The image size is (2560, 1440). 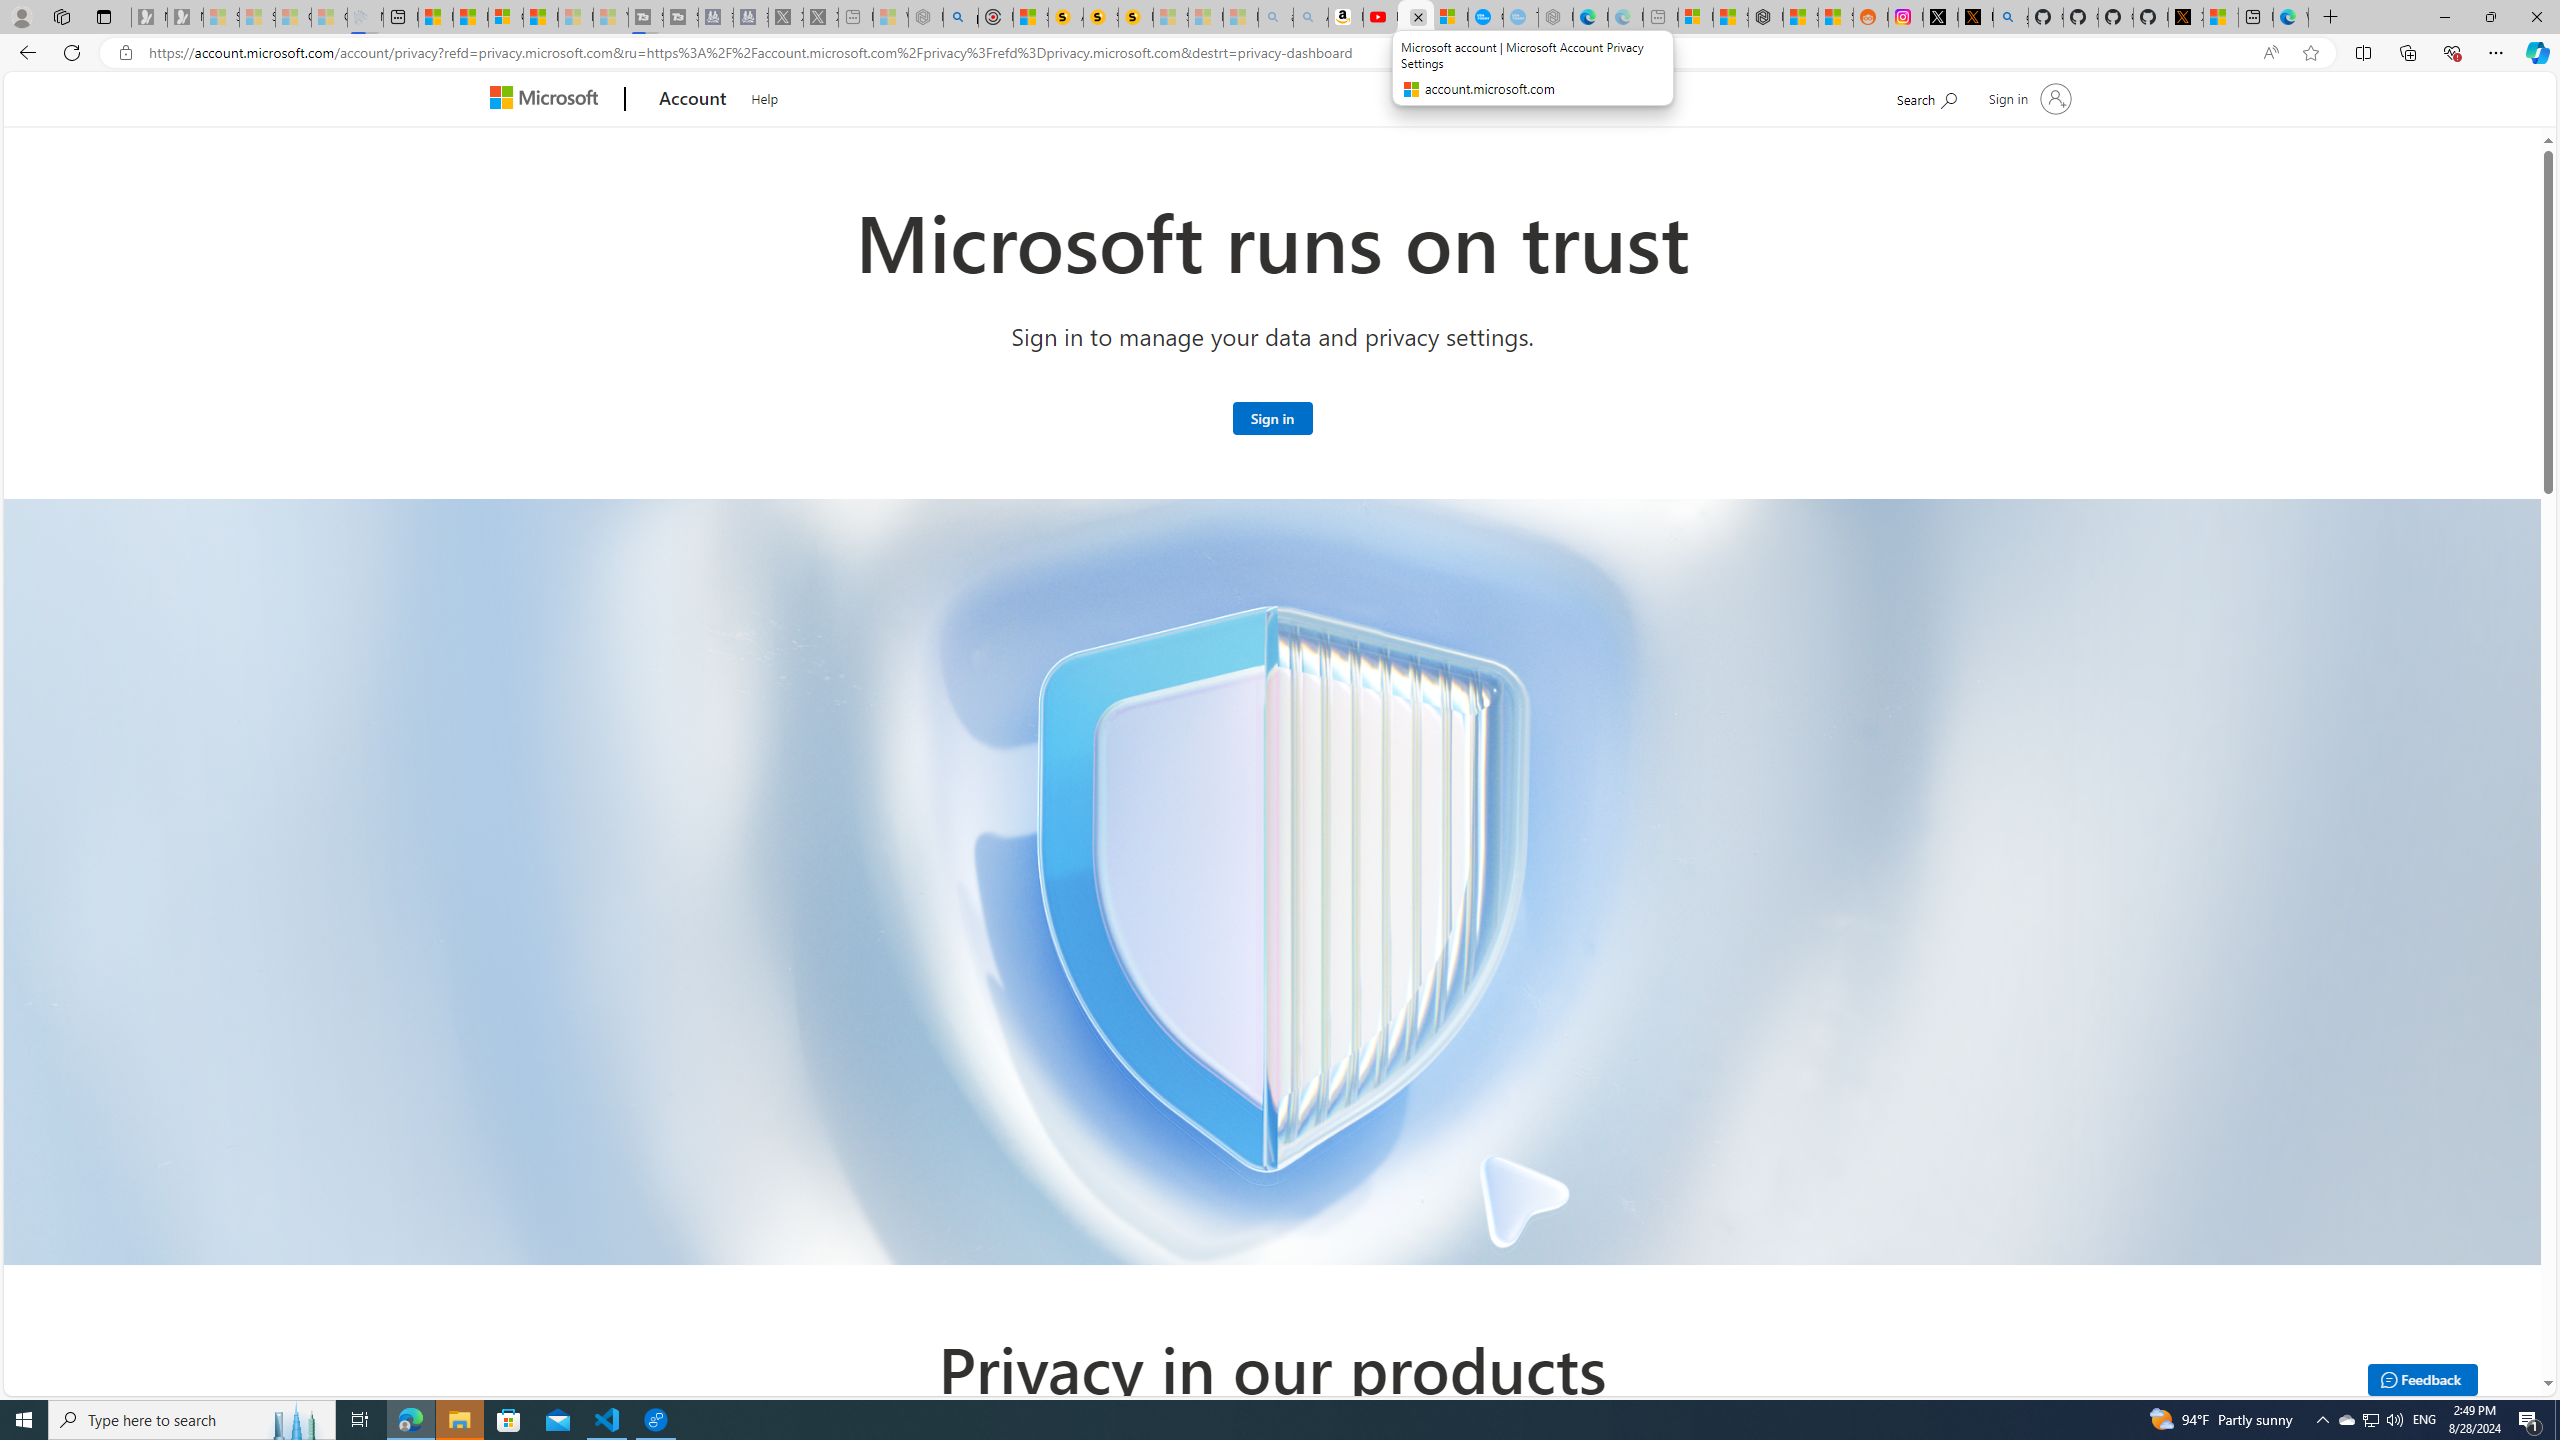 What do you see at coordinates (1976, 16) in the screenshot?
I see `'help.x.com | 524: A timeout occurred'` at bounding box center [1976, 16].